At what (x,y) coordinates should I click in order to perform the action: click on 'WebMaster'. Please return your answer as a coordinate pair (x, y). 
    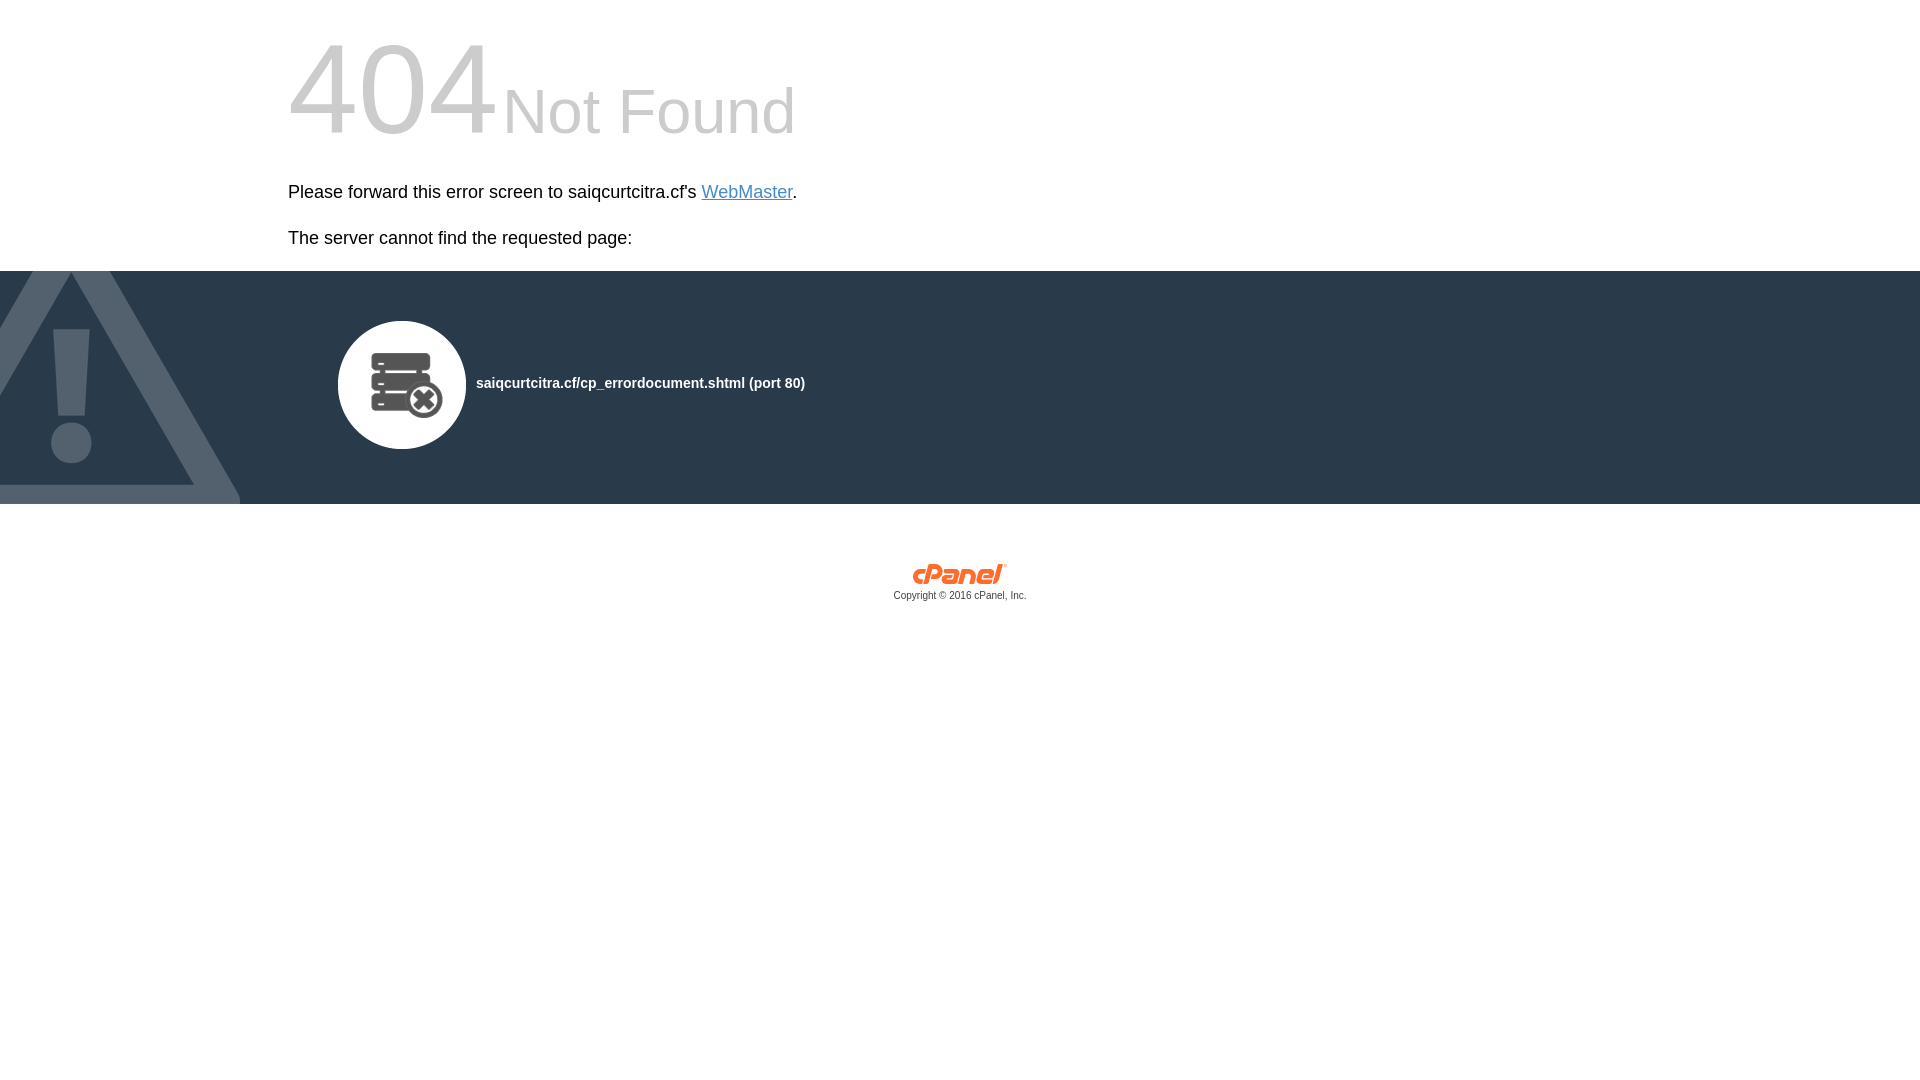
    Looking at the image, I should click on (746, 192).